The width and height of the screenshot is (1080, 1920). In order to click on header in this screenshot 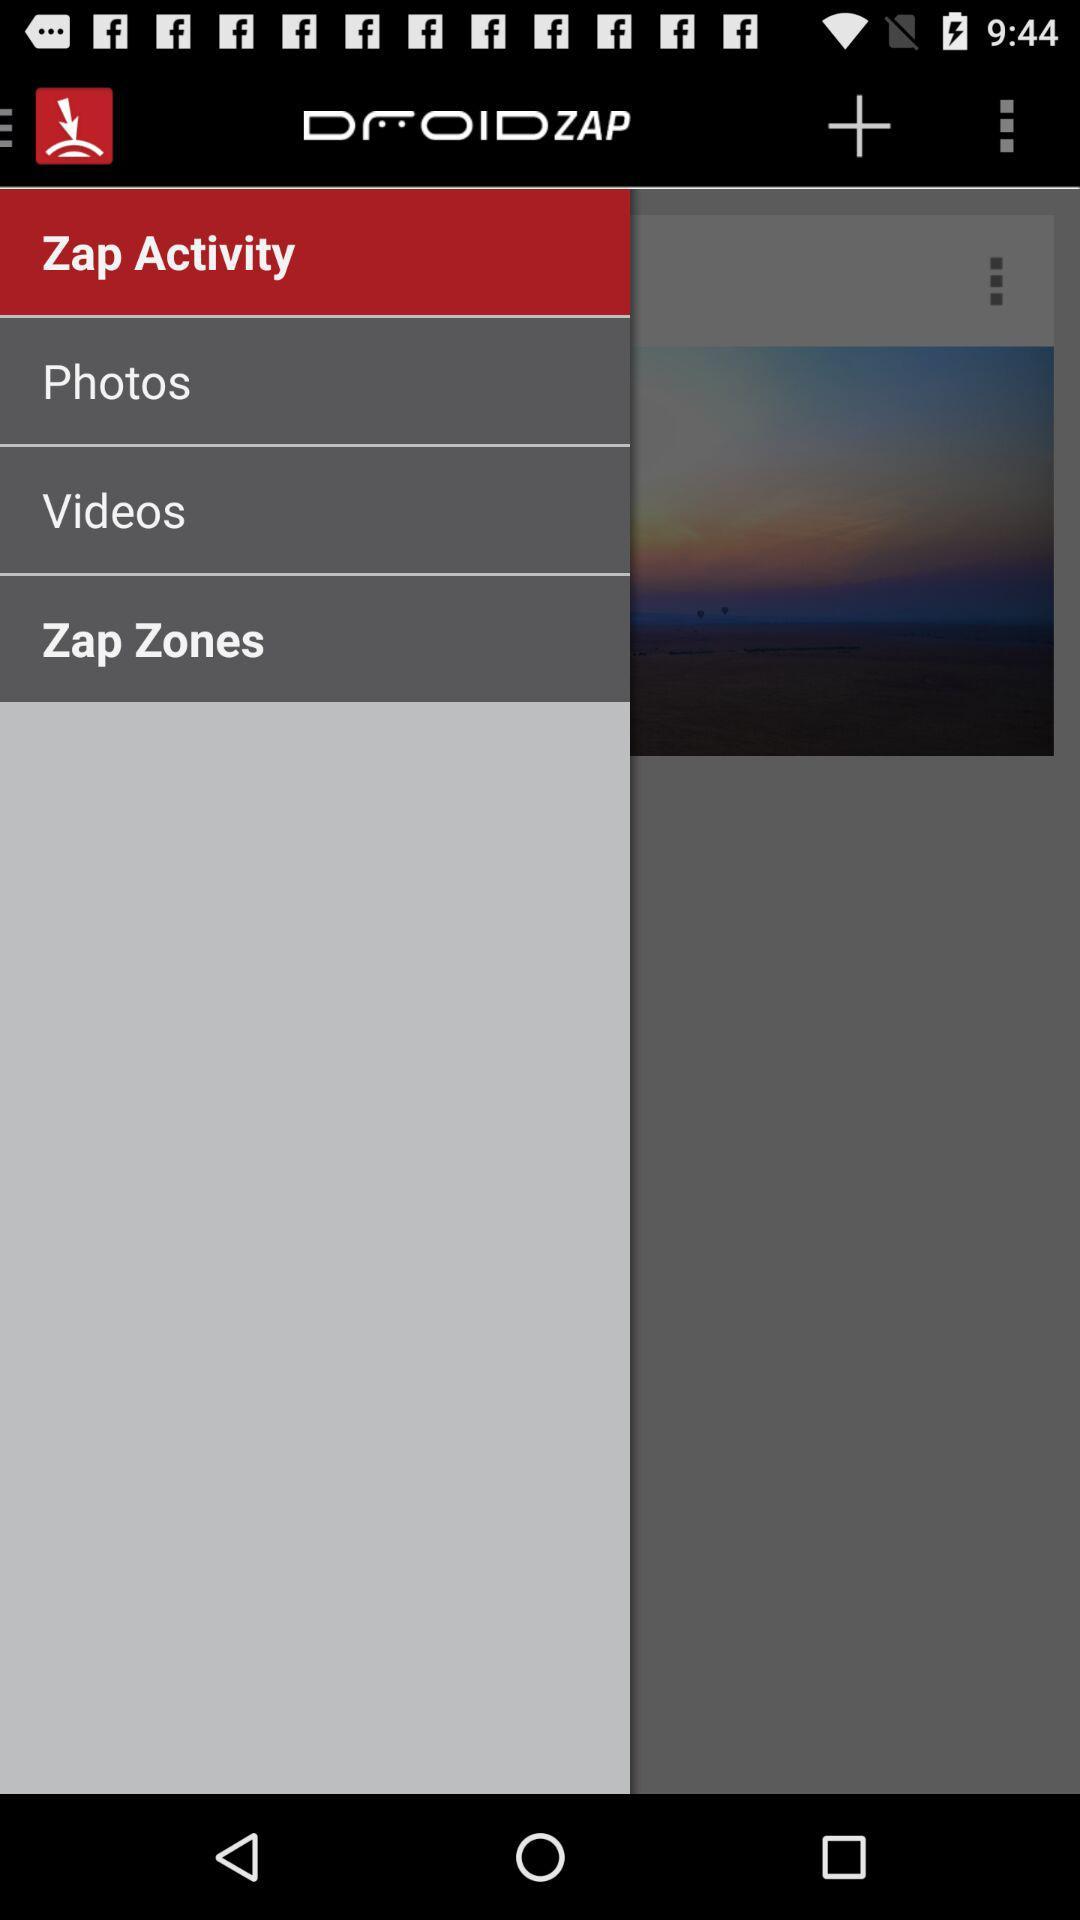, I will do `click(456, 124)`.